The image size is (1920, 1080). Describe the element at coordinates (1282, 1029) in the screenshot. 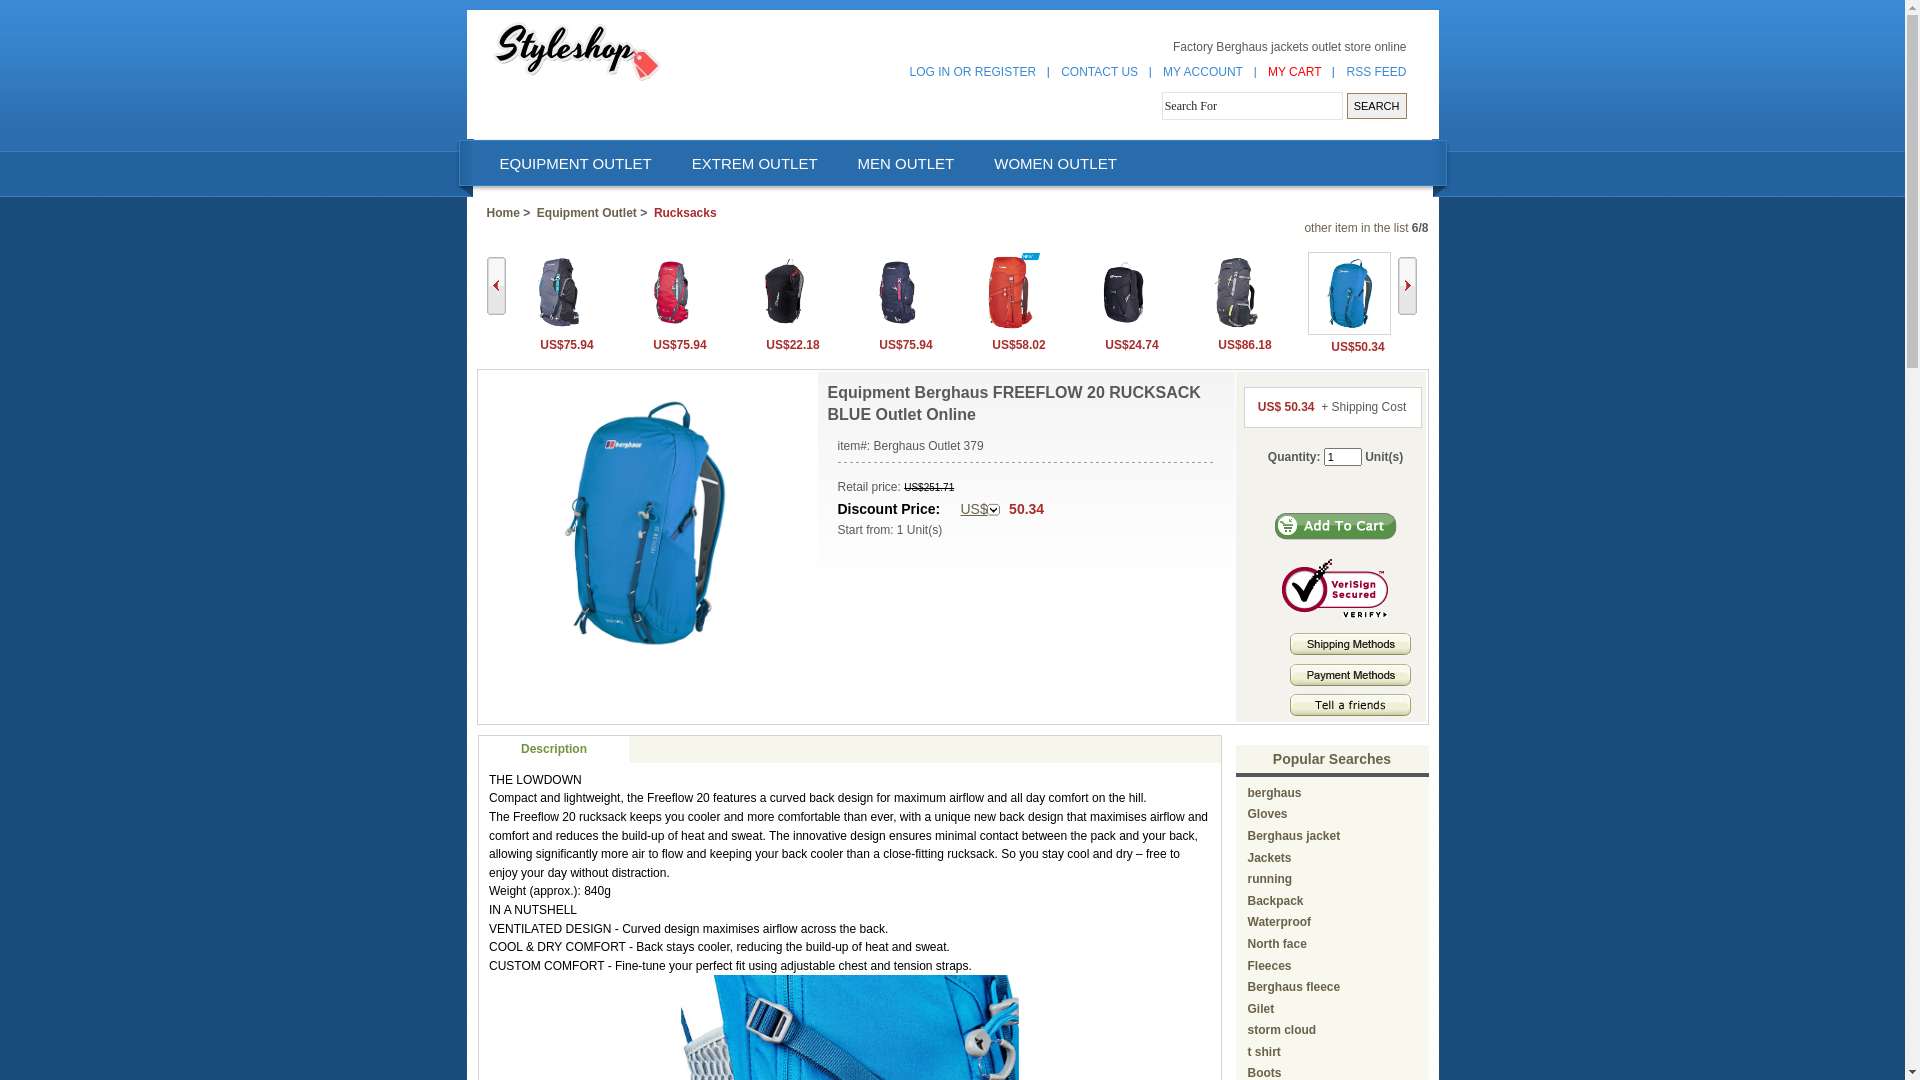

I see `'storm cloud'` at that location.